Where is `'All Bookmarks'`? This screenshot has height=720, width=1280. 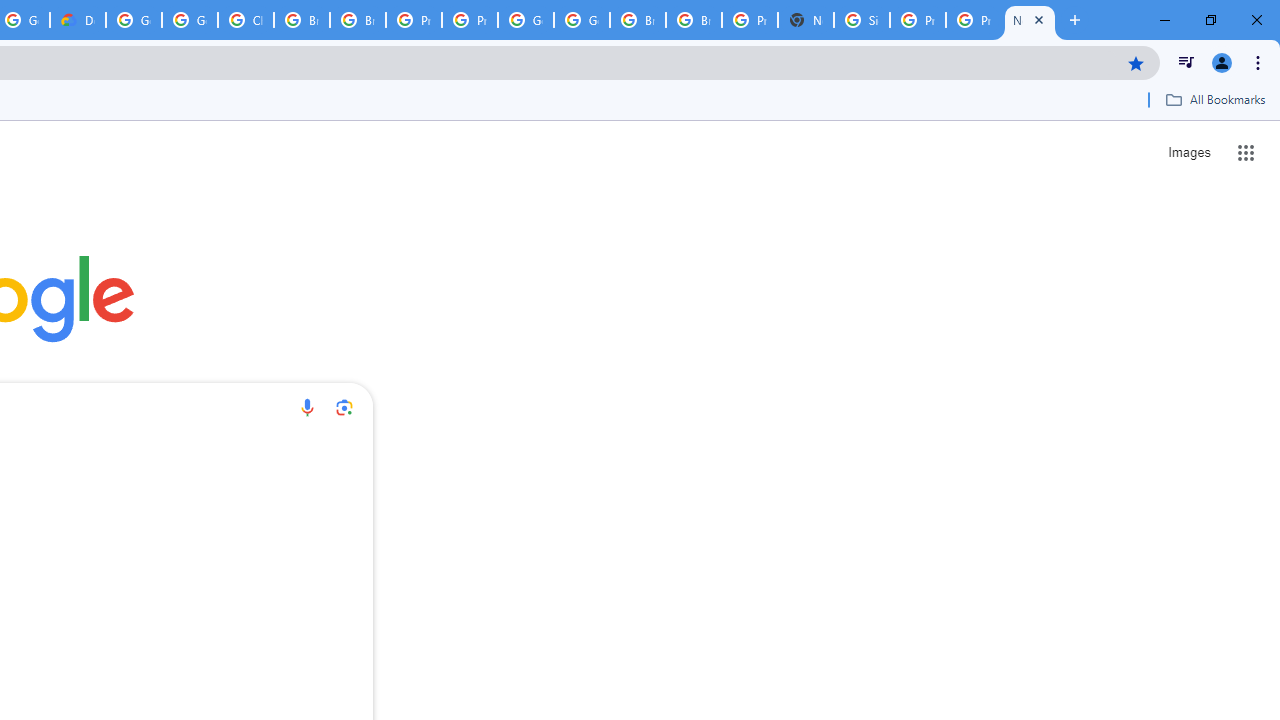
'All Bookmarks' is located at coordinates (1214, 99).